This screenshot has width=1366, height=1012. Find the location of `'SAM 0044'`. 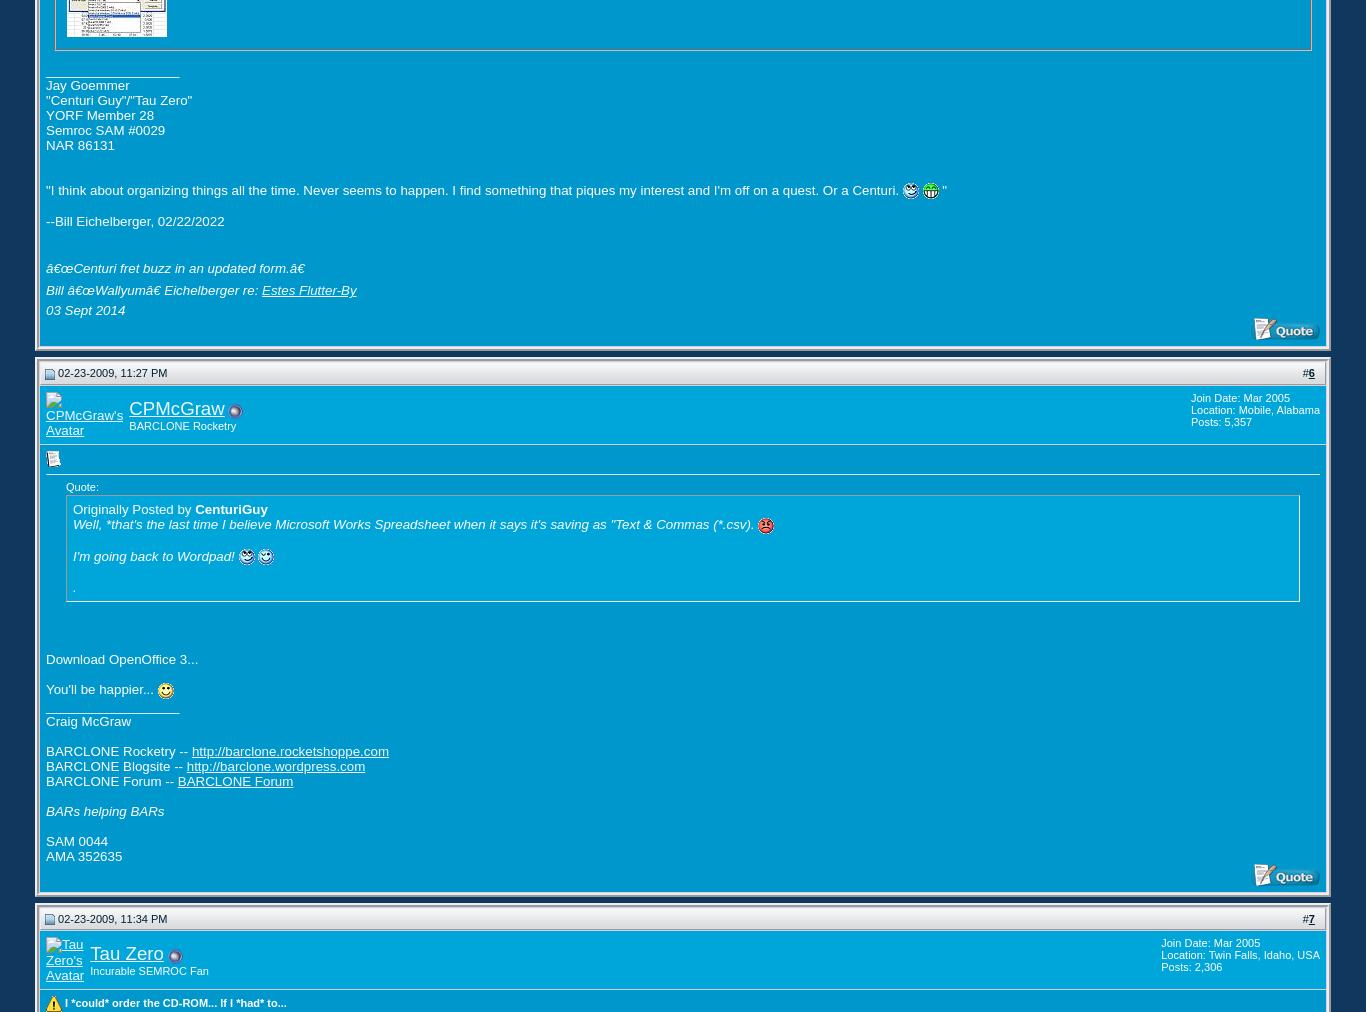

'SAM 0044' is located at coordinates (77, 839).